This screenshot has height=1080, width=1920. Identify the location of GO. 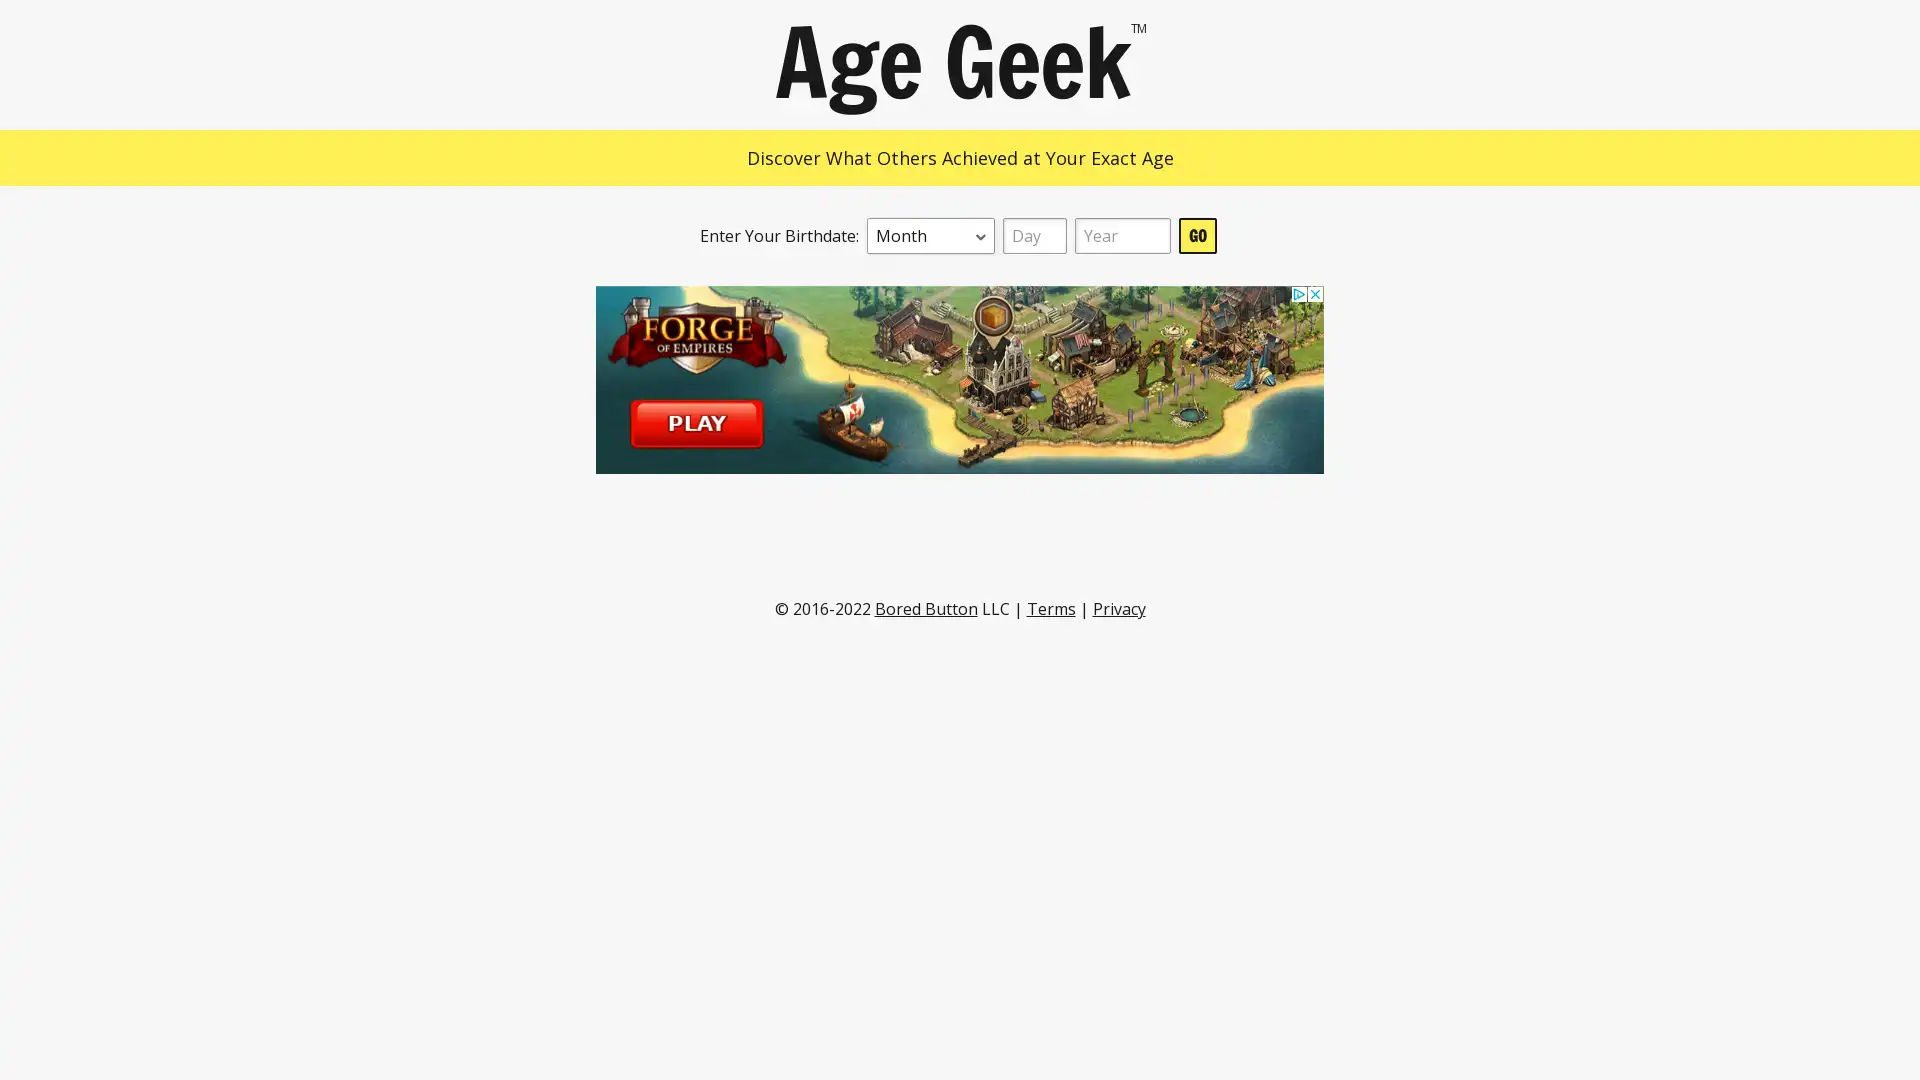
(1198, 234).